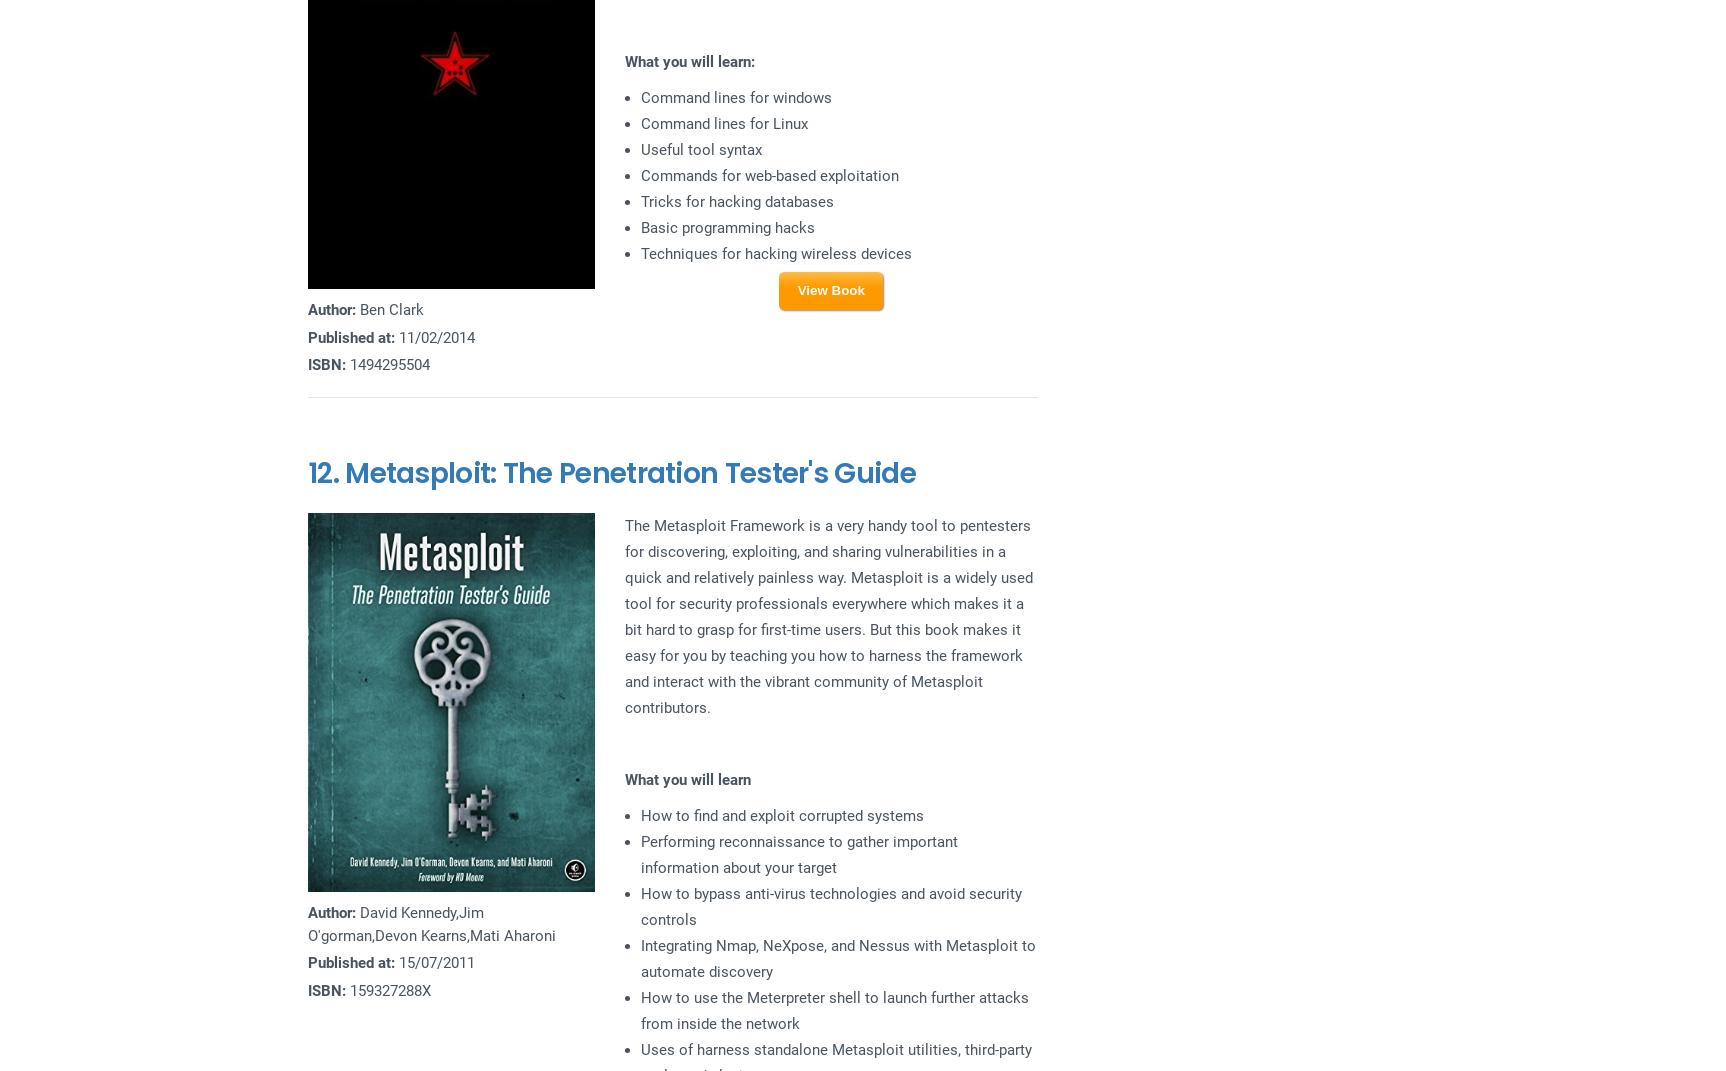 The image size is (1726, 1071). I want to click on 'How to find and exploit corrupted systems', so click(639, 814).